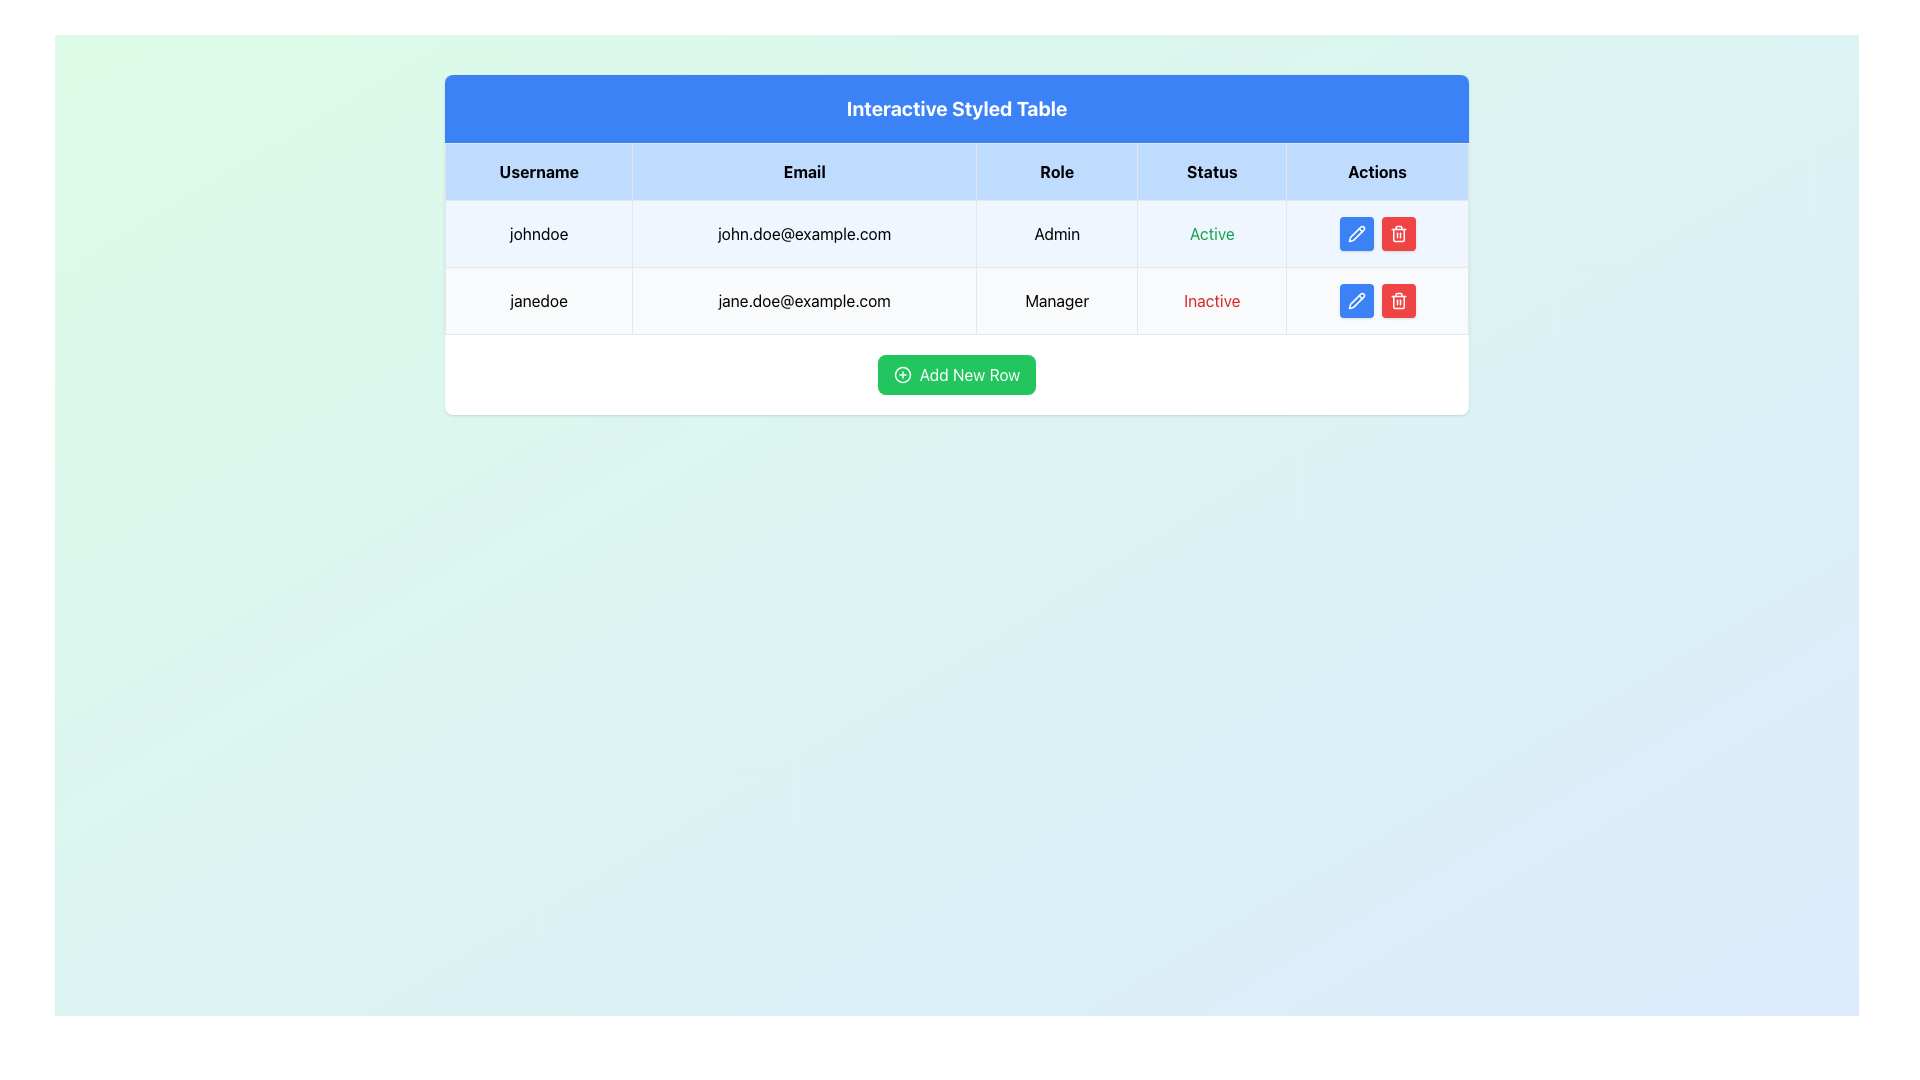 This screenshot has width=1920, height=1080. Describe the element at coordinates (804, 300) in the screenshot. I see `the text element displaying 'jane.doe@example.com' in the 'Email' column of the second row of the table` at that location.